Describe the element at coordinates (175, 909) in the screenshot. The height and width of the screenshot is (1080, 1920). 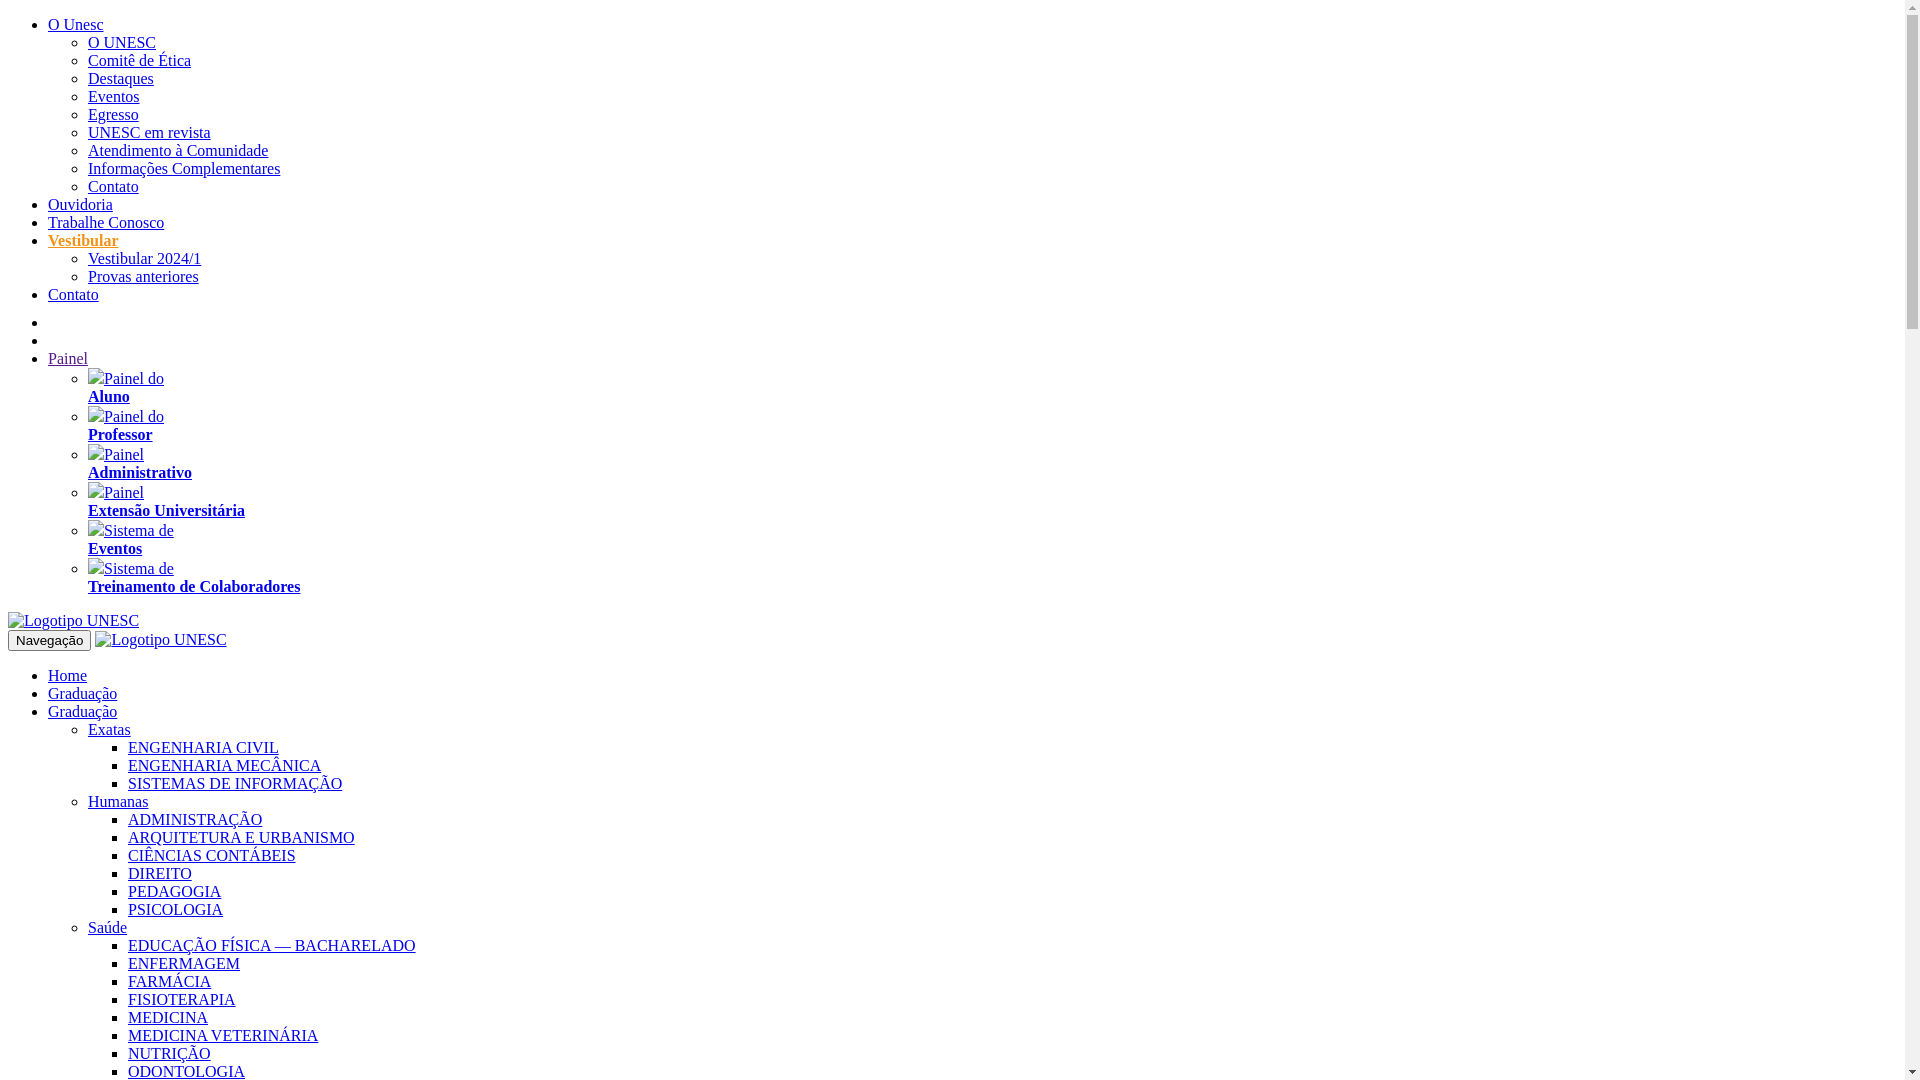
I see `'PSICOLOGIA'` at that location.